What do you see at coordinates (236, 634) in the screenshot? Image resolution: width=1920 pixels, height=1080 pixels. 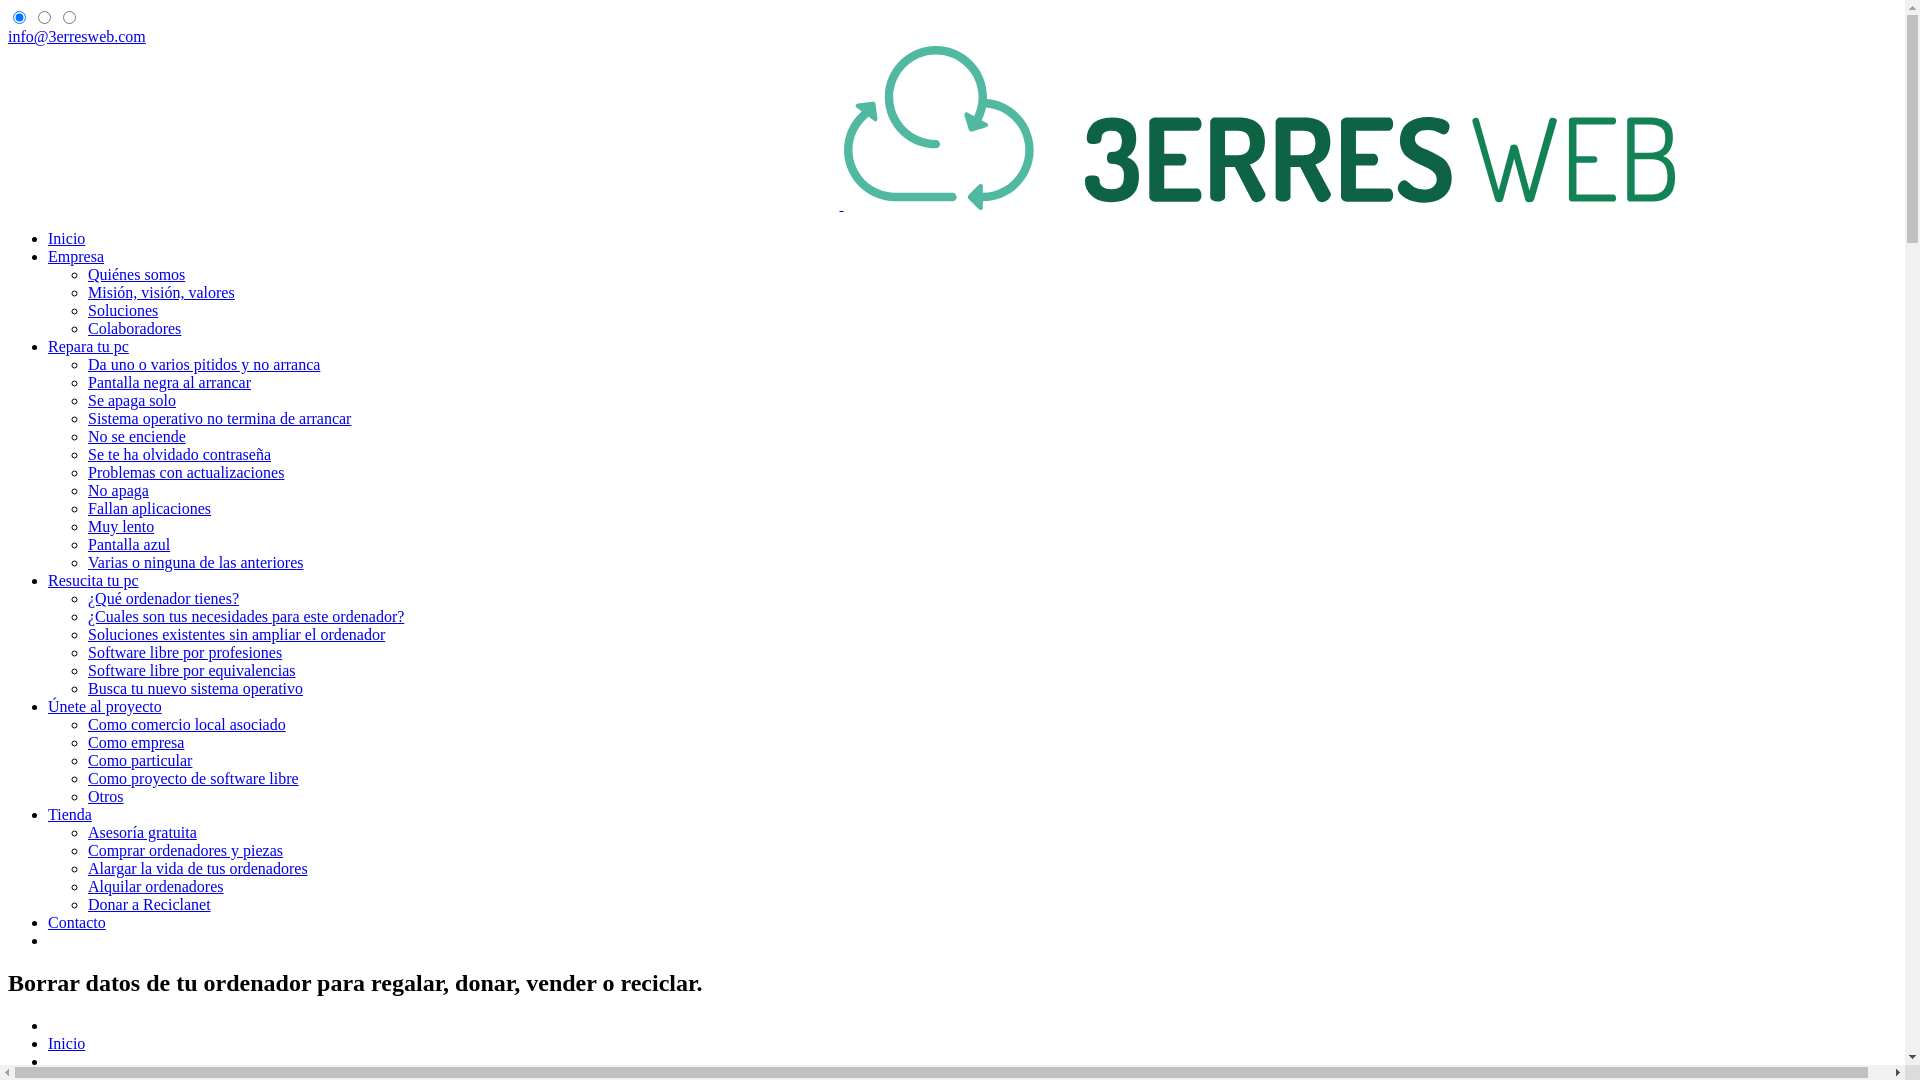 I see `'Soluciones existentes sin ampliar el ordenador'` at bounding box center [236, 634].